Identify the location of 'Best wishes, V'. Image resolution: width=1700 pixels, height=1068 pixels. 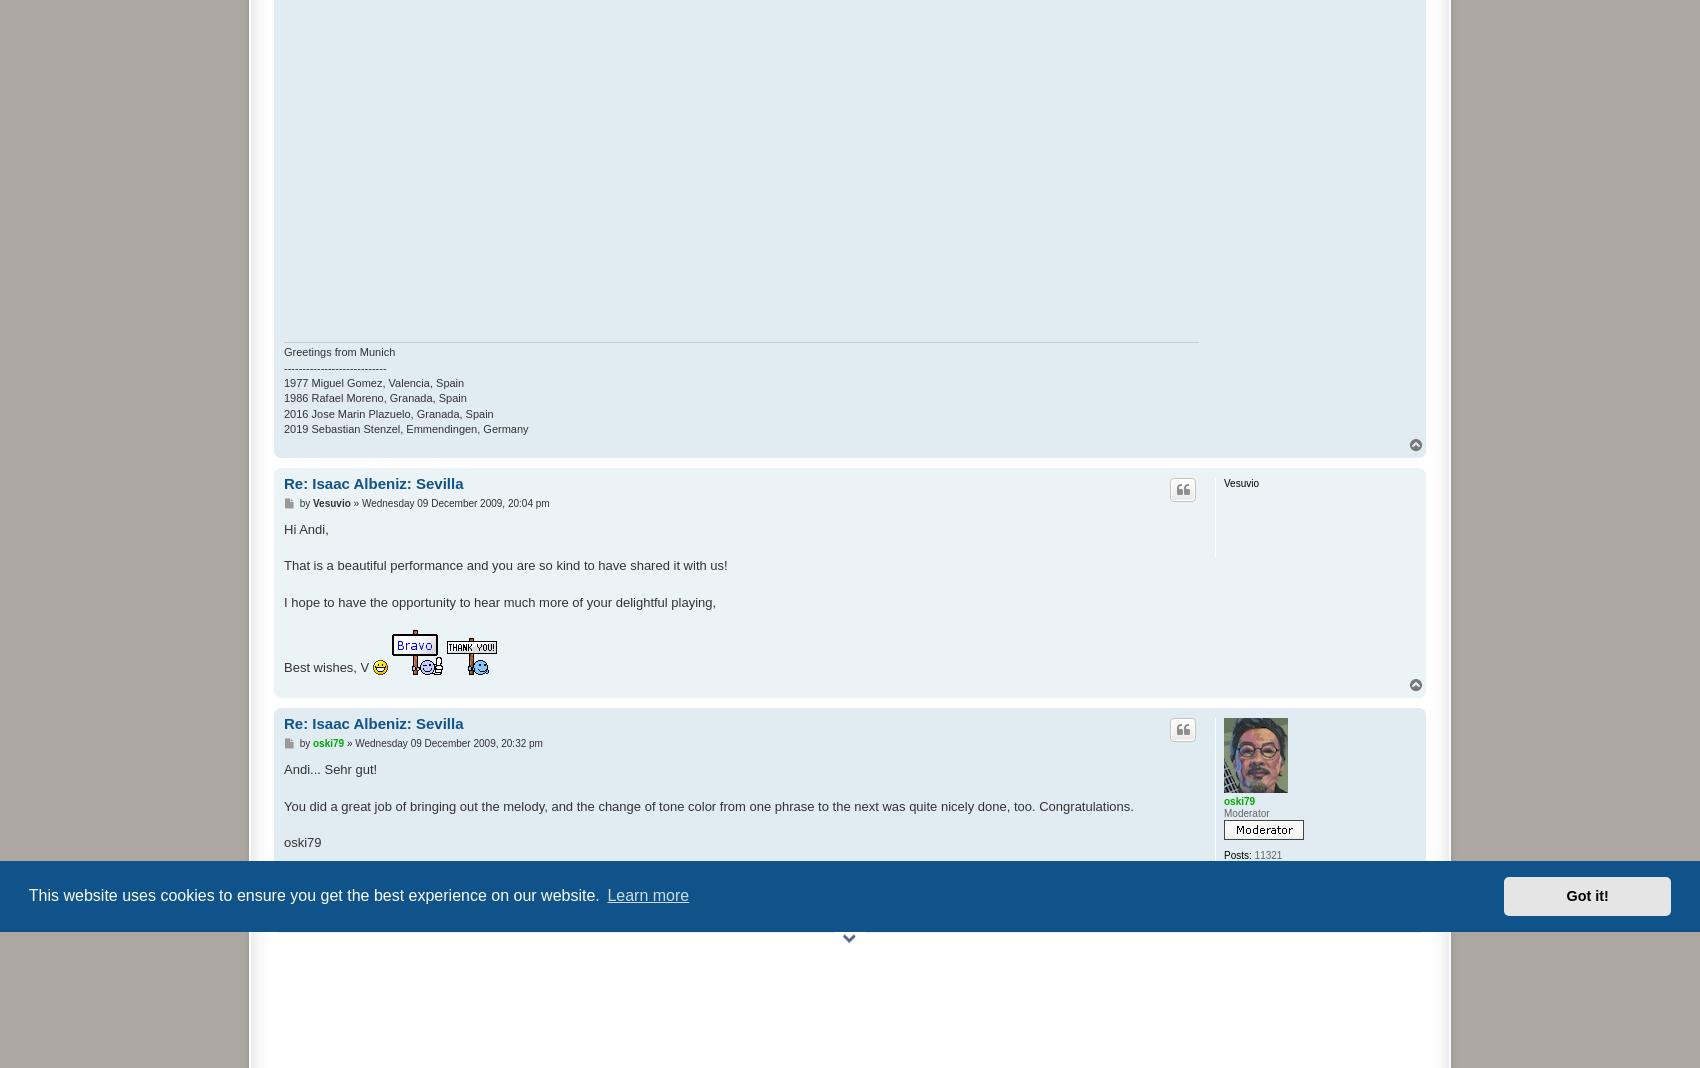
(284, 666).